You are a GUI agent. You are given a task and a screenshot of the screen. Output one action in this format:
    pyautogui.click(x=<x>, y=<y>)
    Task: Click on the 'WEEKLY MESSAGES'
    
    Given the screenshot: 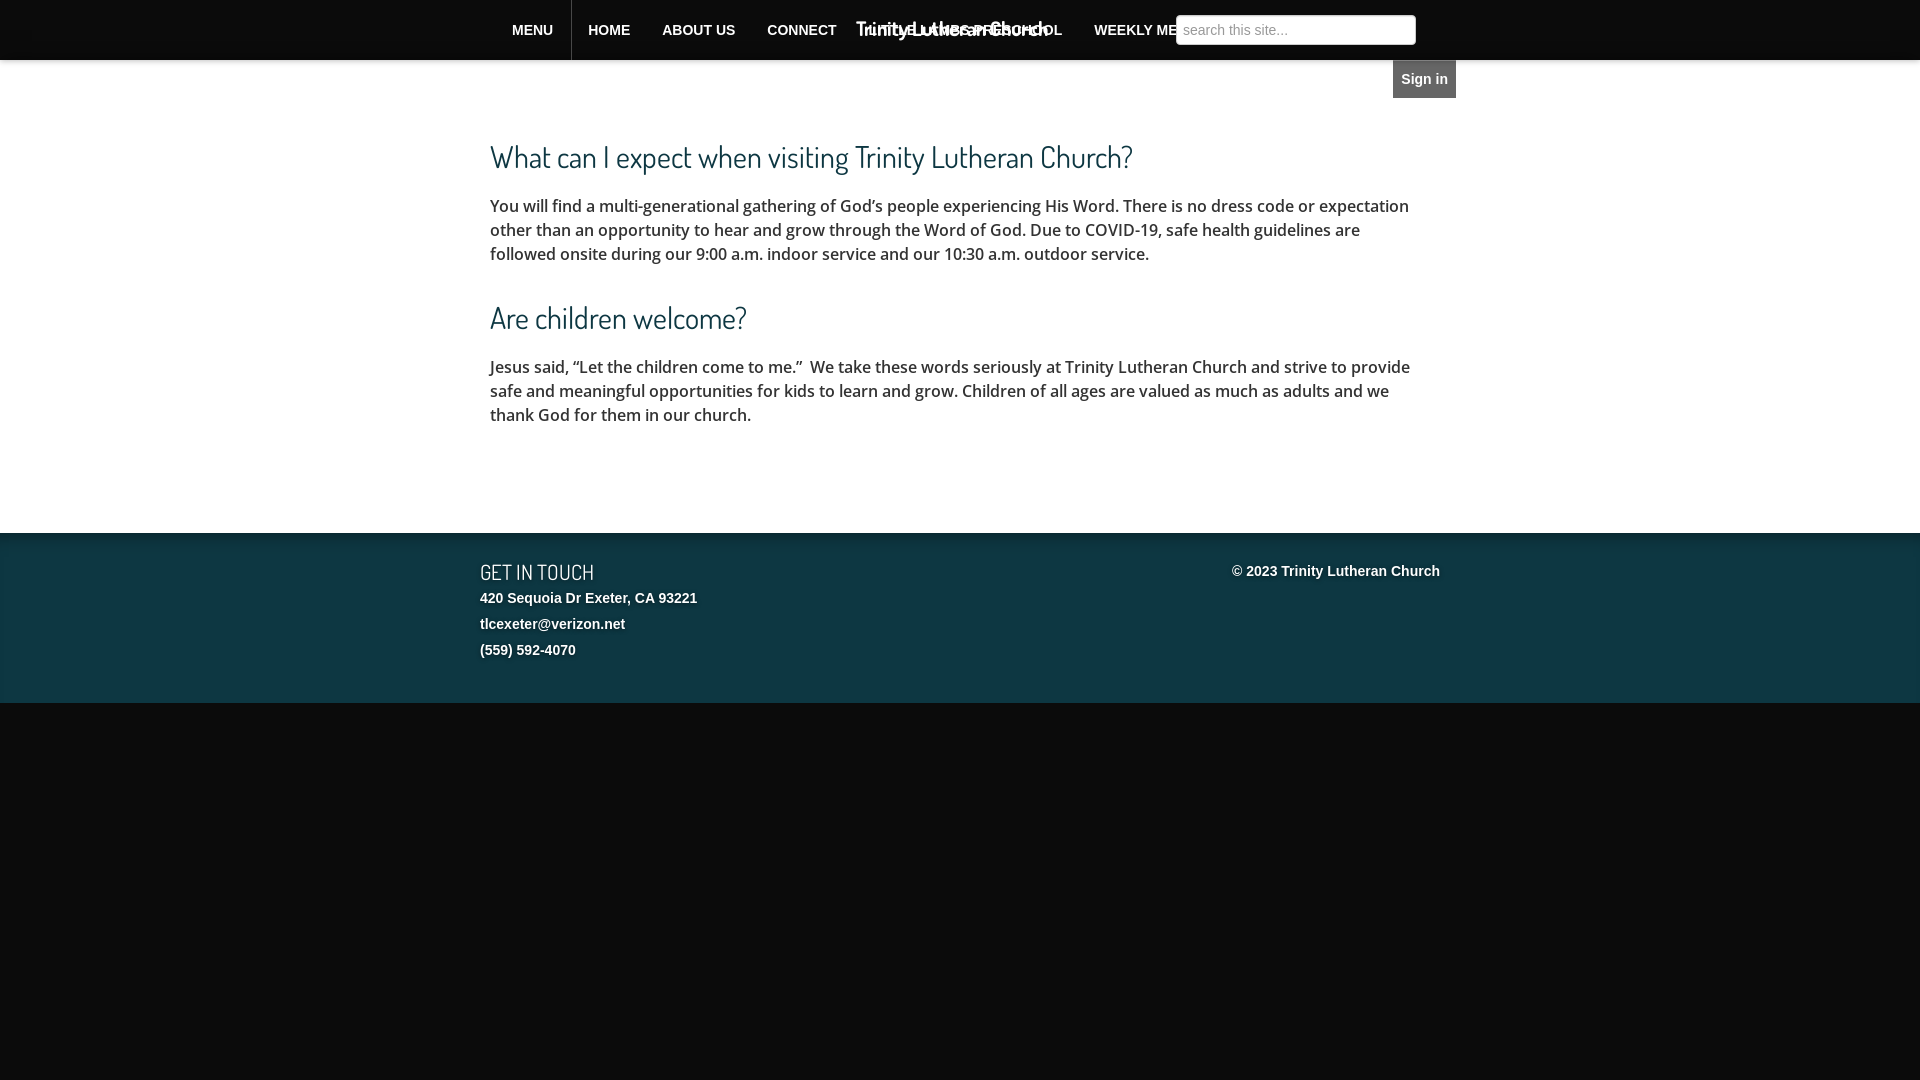 What is the action you would take?
    pyautogui.click(x=1165, y=30)
    